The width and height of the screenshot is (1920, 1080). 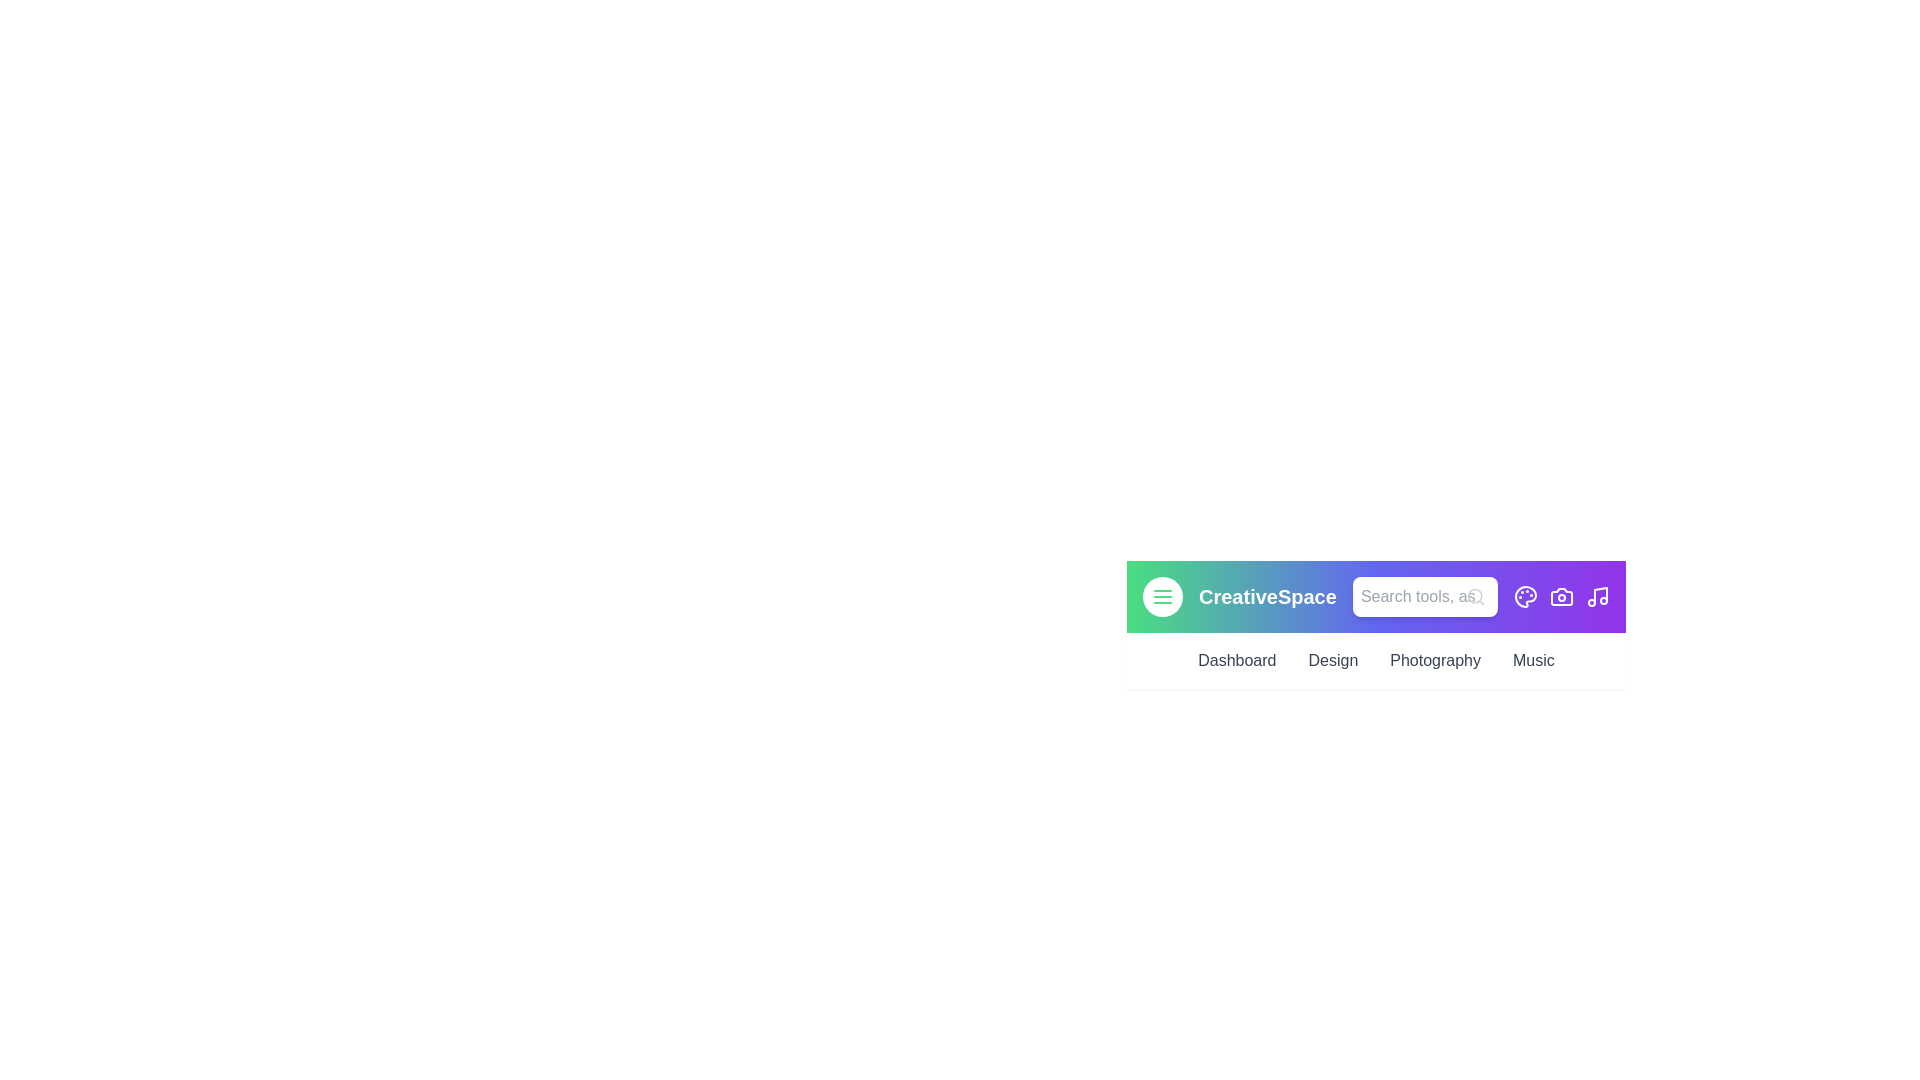 What do you see at coordinates (1333, 660) in the screenshot?
I see `the Design link in the navigation bar` at bounding box center [1333, 660].